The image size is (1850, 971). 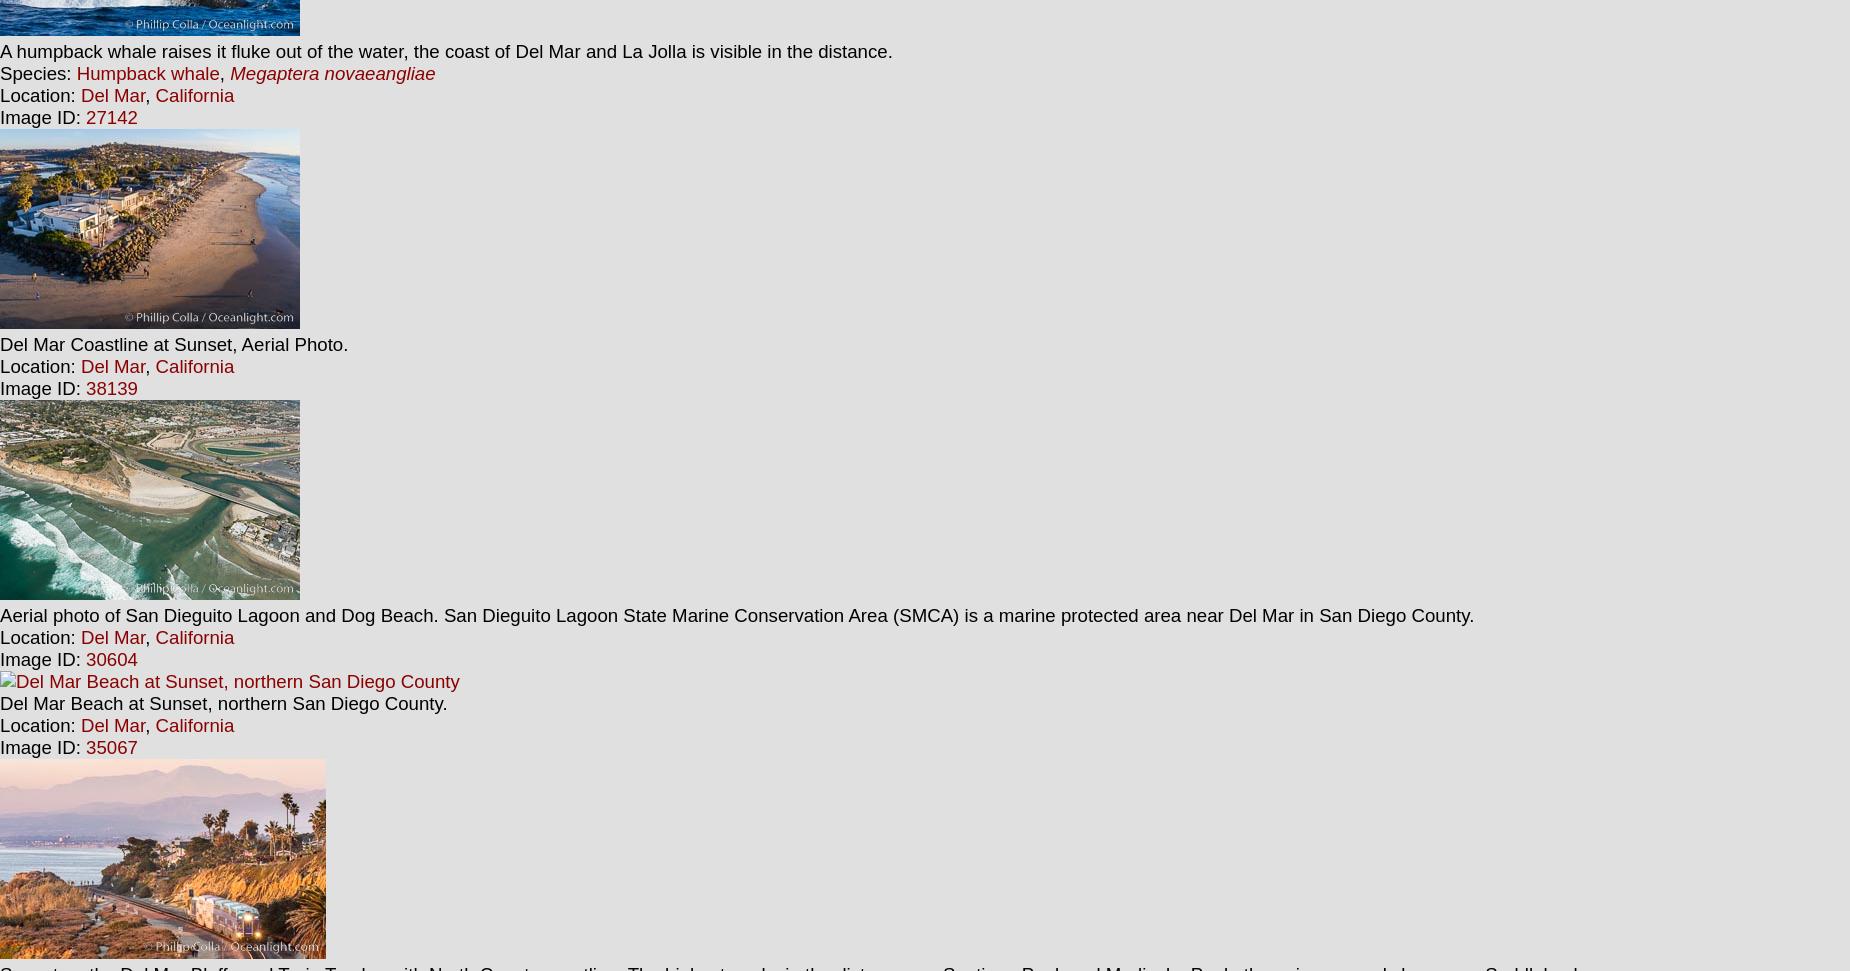 What do you see at coordinates (222, 702) in the screenshot?
I see `'Del Mar Beach at Sunset, northern San Diego County.'` at bounding box center [222, 702].